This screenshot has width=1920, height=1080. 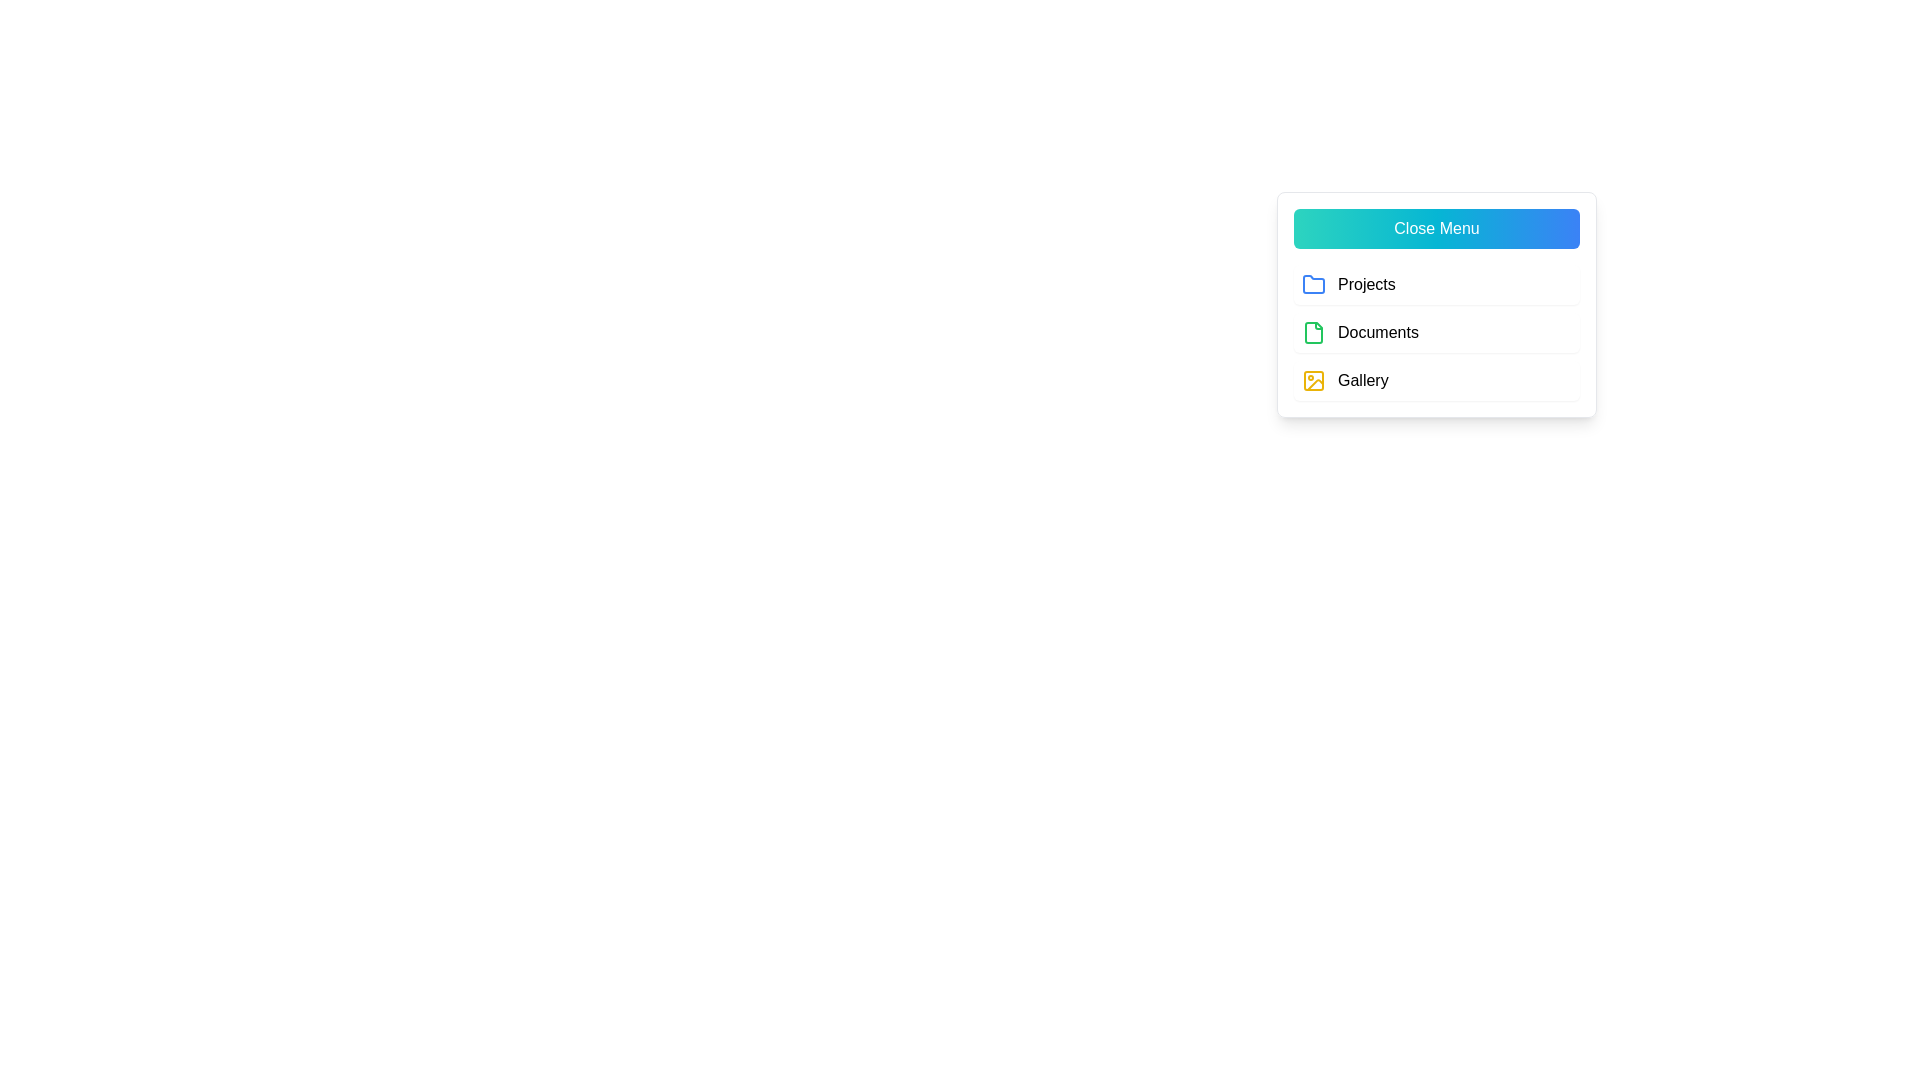 What do you see at coordinates (1435, 381) in the screenshot?
I see `the 'Gallery' menu item` at bounding box center [1435, 381].